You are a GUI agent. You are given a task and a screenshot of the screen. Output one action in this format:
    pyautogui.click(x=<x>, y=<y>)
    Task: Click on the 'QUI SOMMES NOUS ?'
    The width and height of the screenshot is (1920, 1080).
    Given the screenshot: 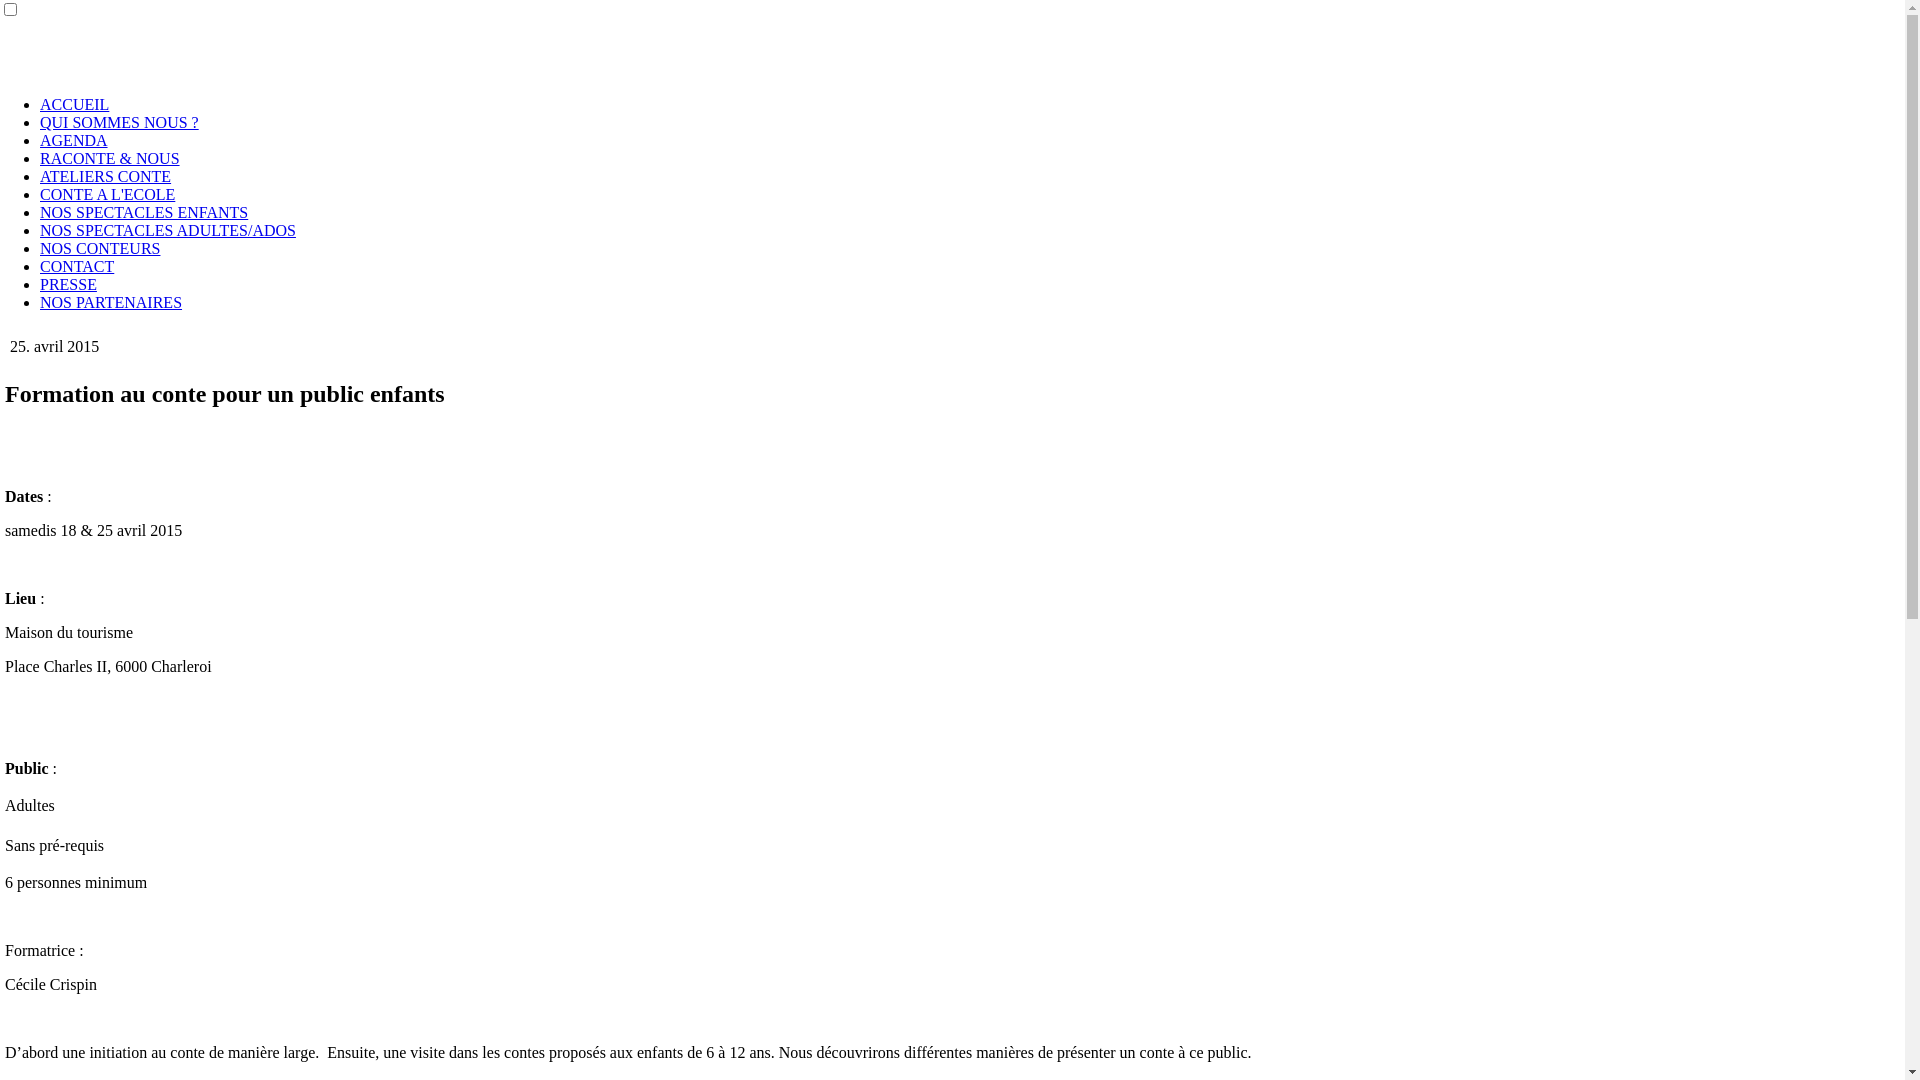 What is the action you would take?
    pyautogui.click(x=118, y=122)
    